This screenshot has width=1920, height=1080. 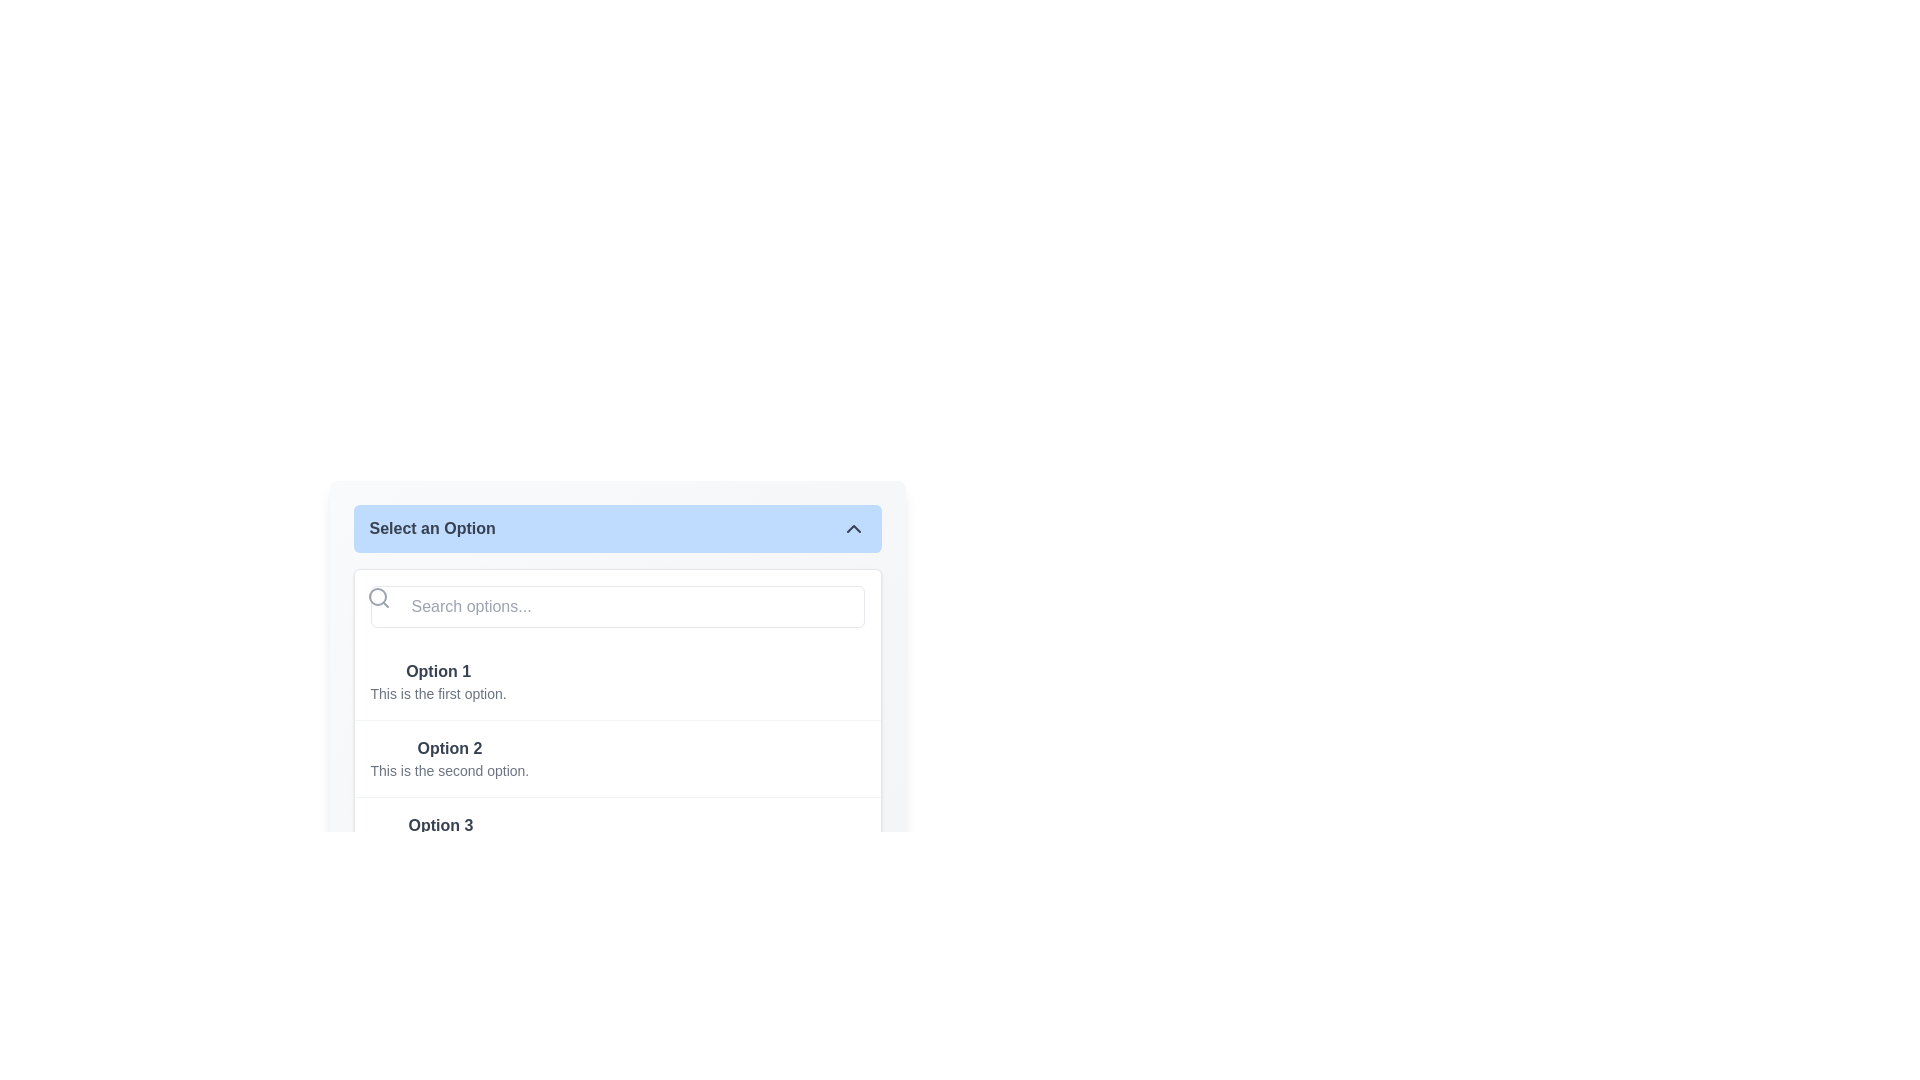 What do you see at coordinates (616, 681) in the screenshot?
I see `the first selectable option 'Option 1' in the dropdown menu` at bounding box center [616, 681].